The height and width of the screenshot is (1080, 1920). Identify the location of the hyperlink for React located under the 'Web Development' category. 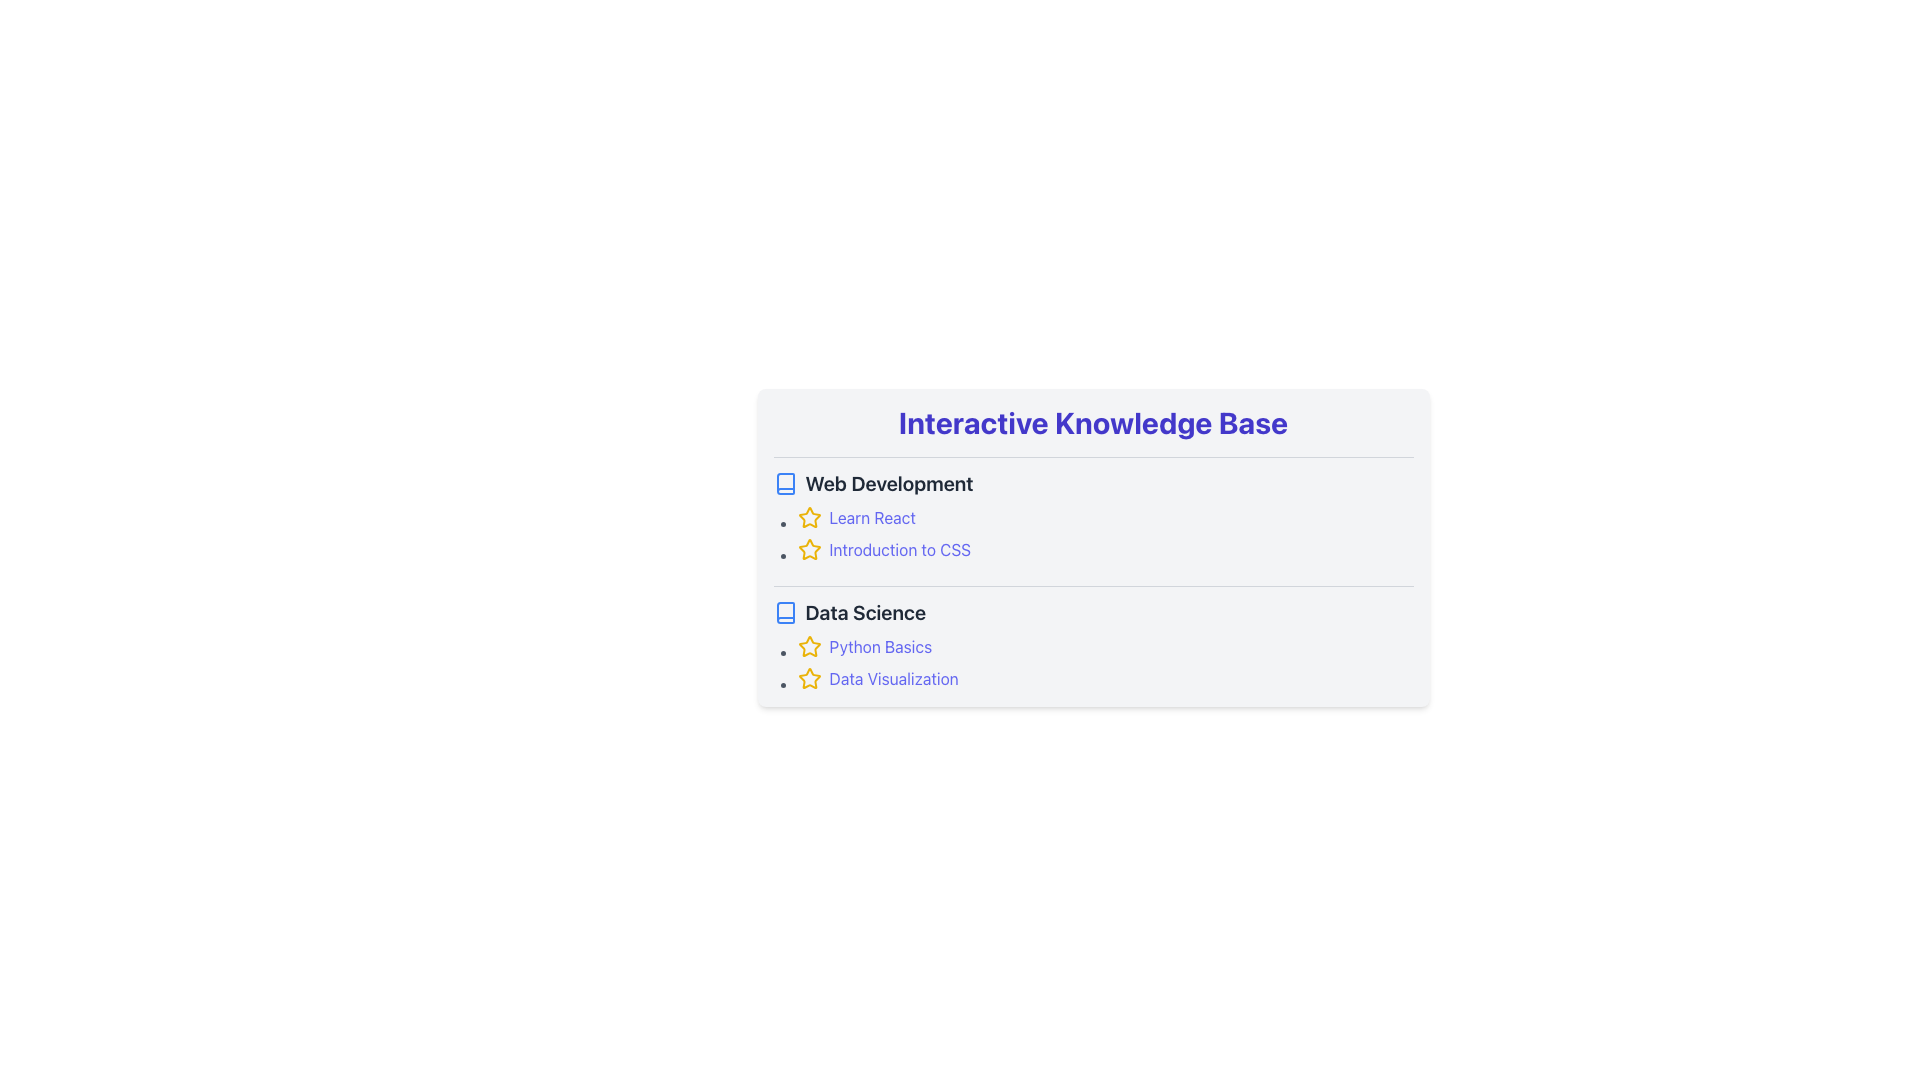
(1104, 516).